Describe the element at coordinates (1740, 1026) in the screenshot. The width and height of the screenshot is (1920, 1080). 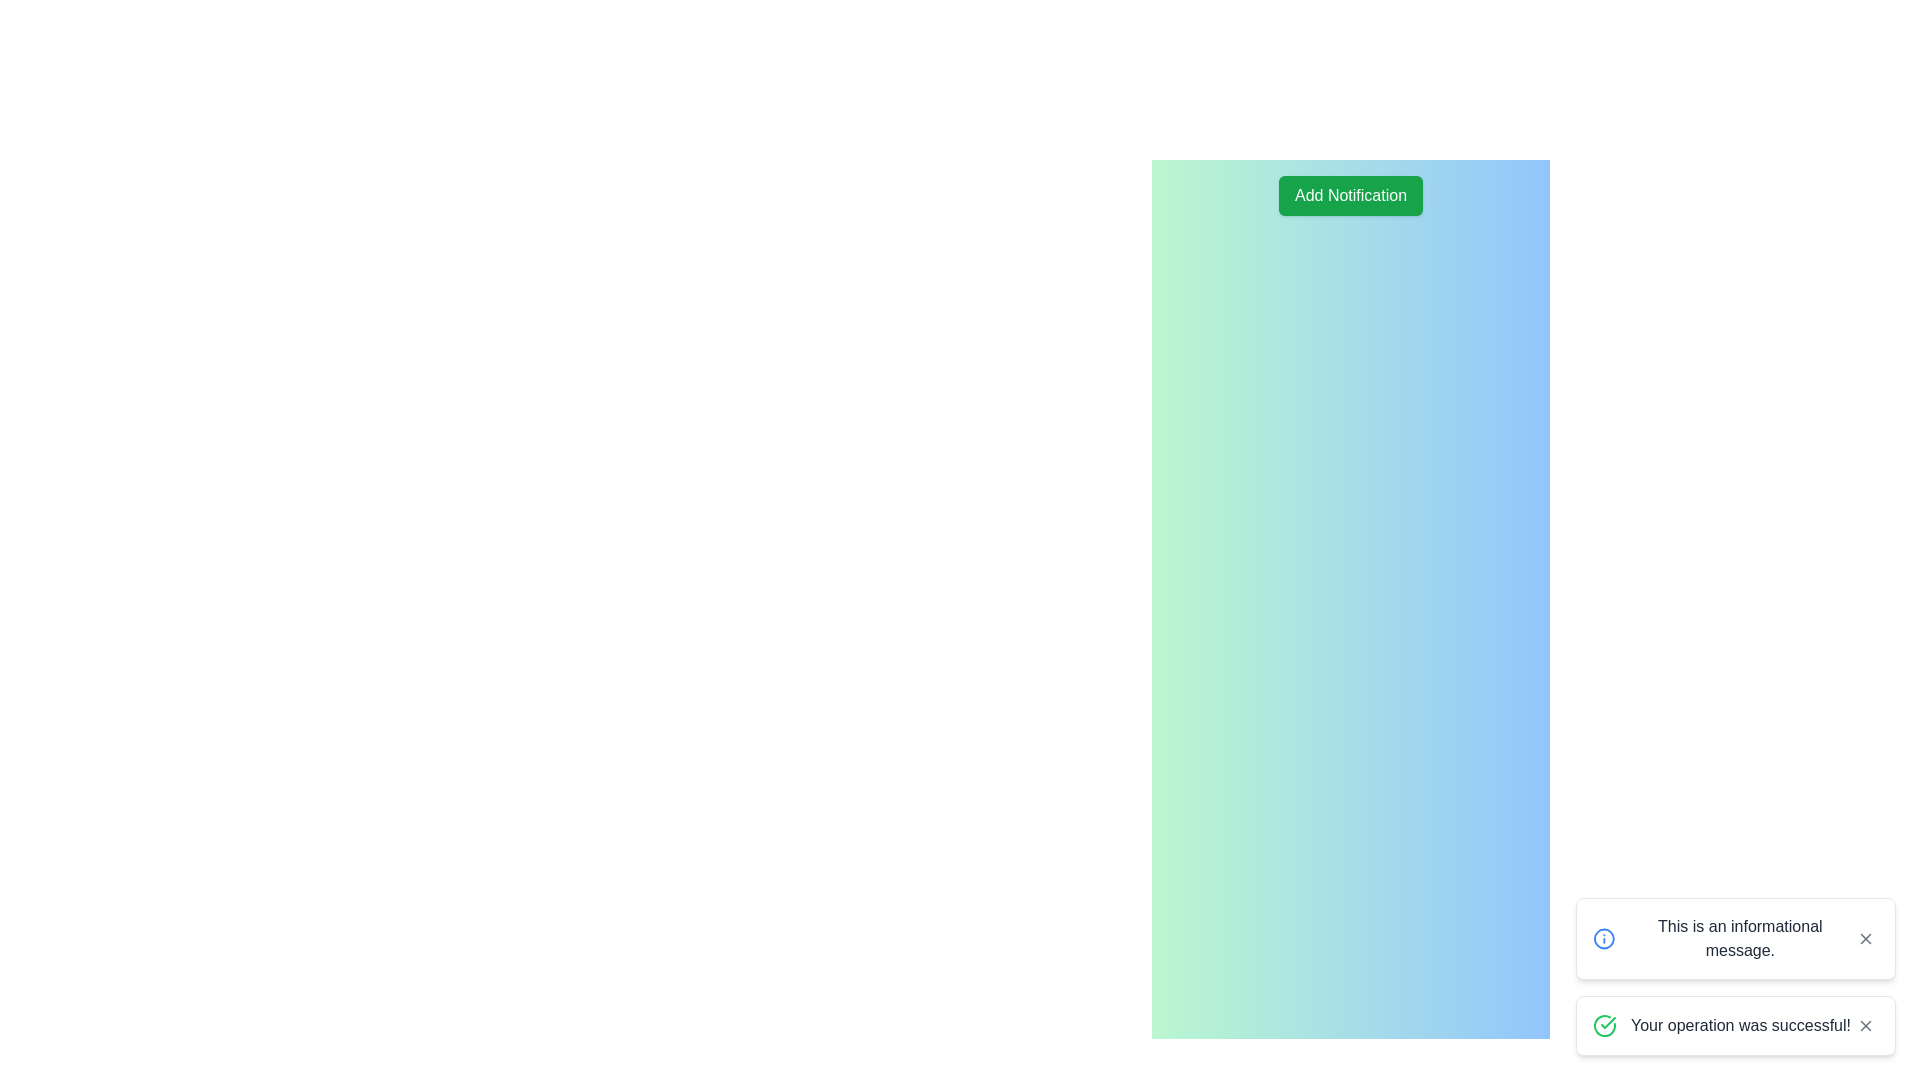
I see `text of the notification label that indicates a successful operation, located within the notification box at the bottom-right of the interface, positioned right of the green checkmark icon and left of the close button` at that location.